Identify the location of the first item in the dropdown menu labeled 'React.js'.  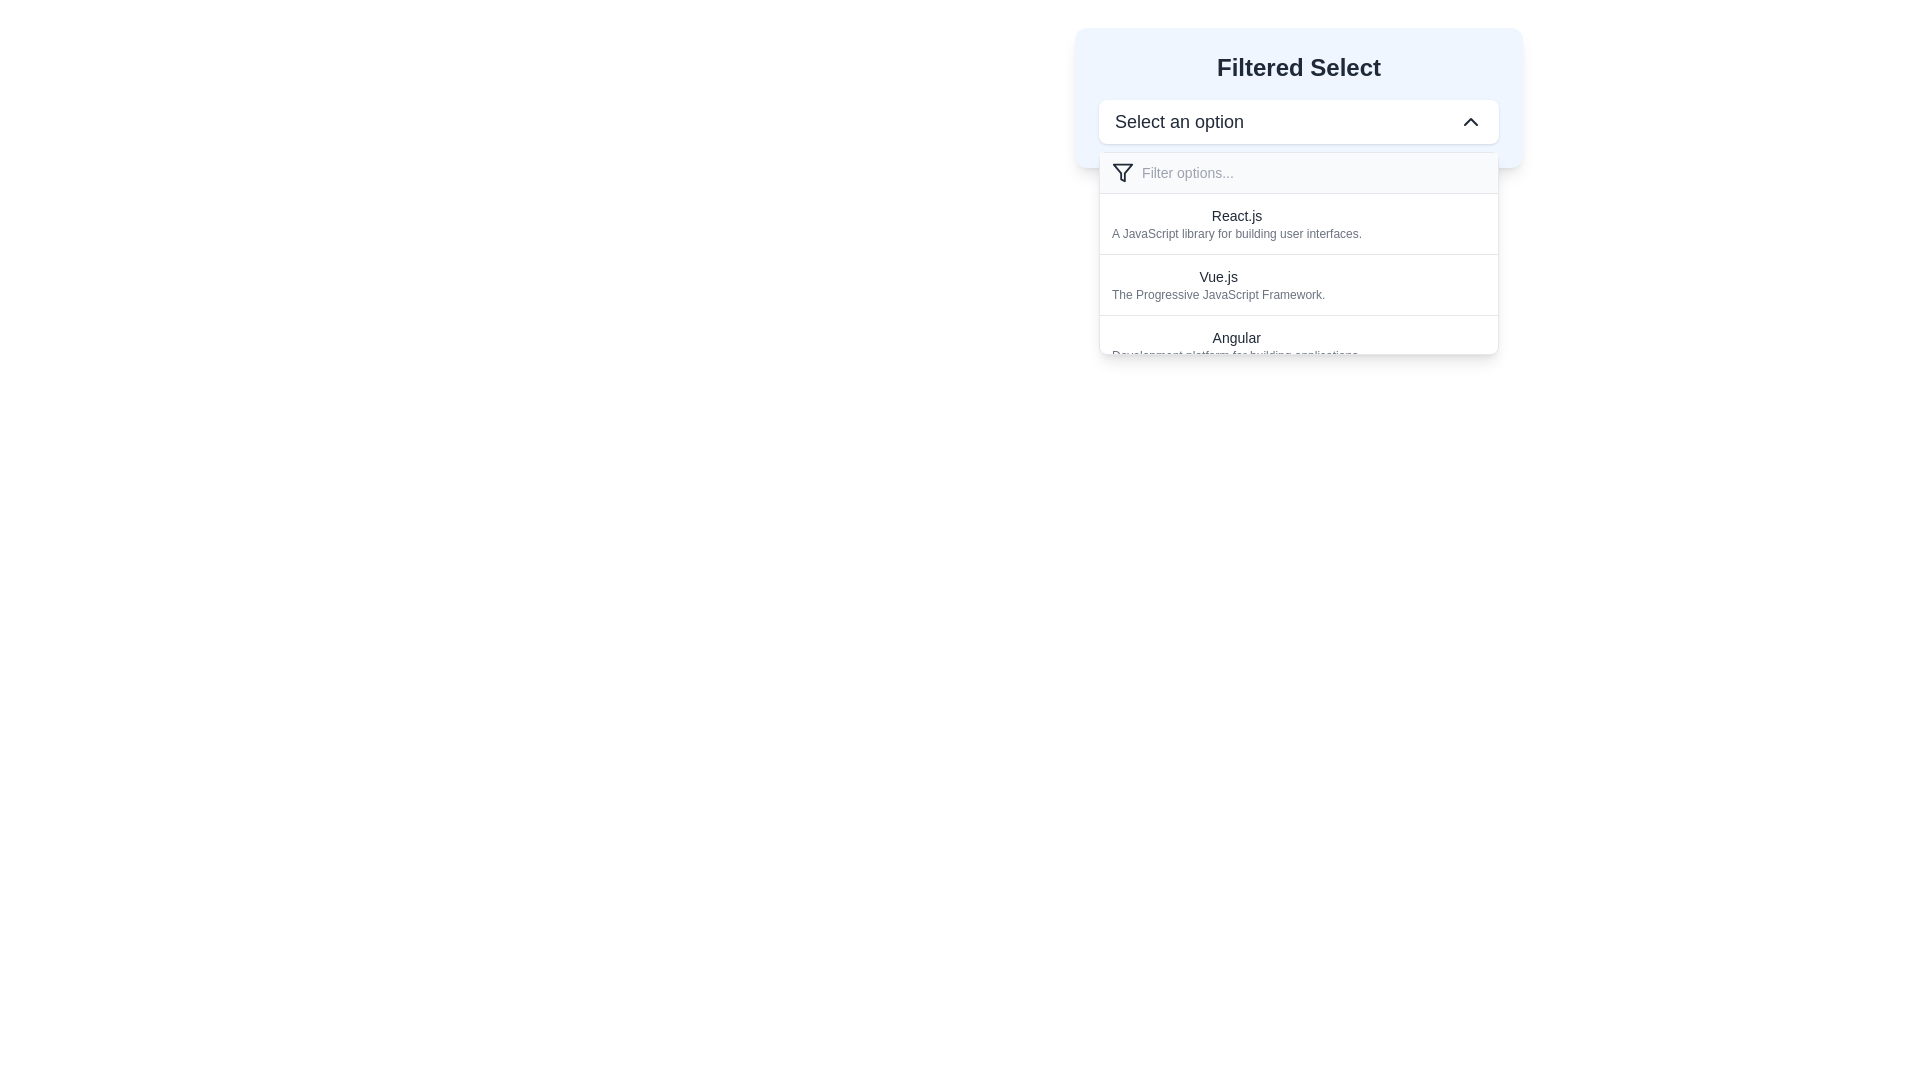
(1299, 223).